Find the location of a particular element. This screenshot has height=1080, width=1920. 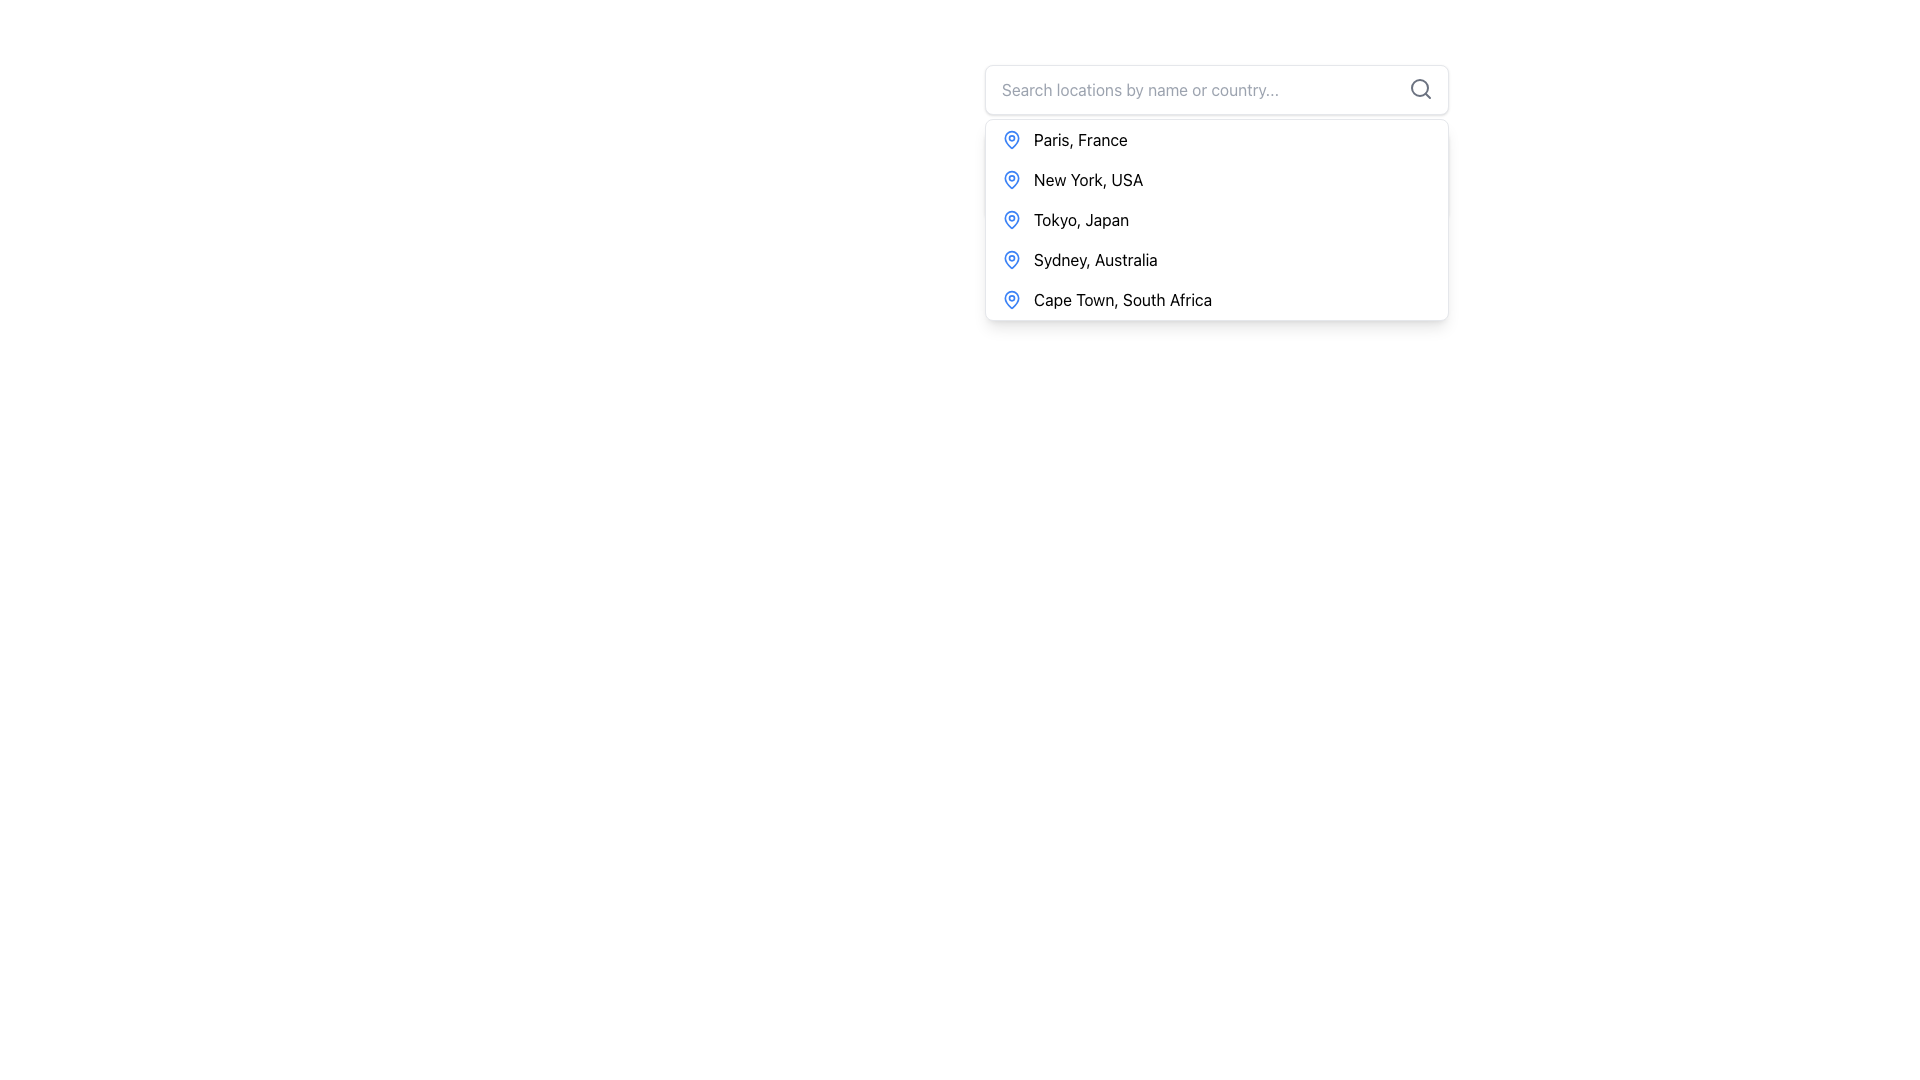

the map pin icon representing 'Sydney, Australia' in the dropdown list is located at coordinates (1012, 257).